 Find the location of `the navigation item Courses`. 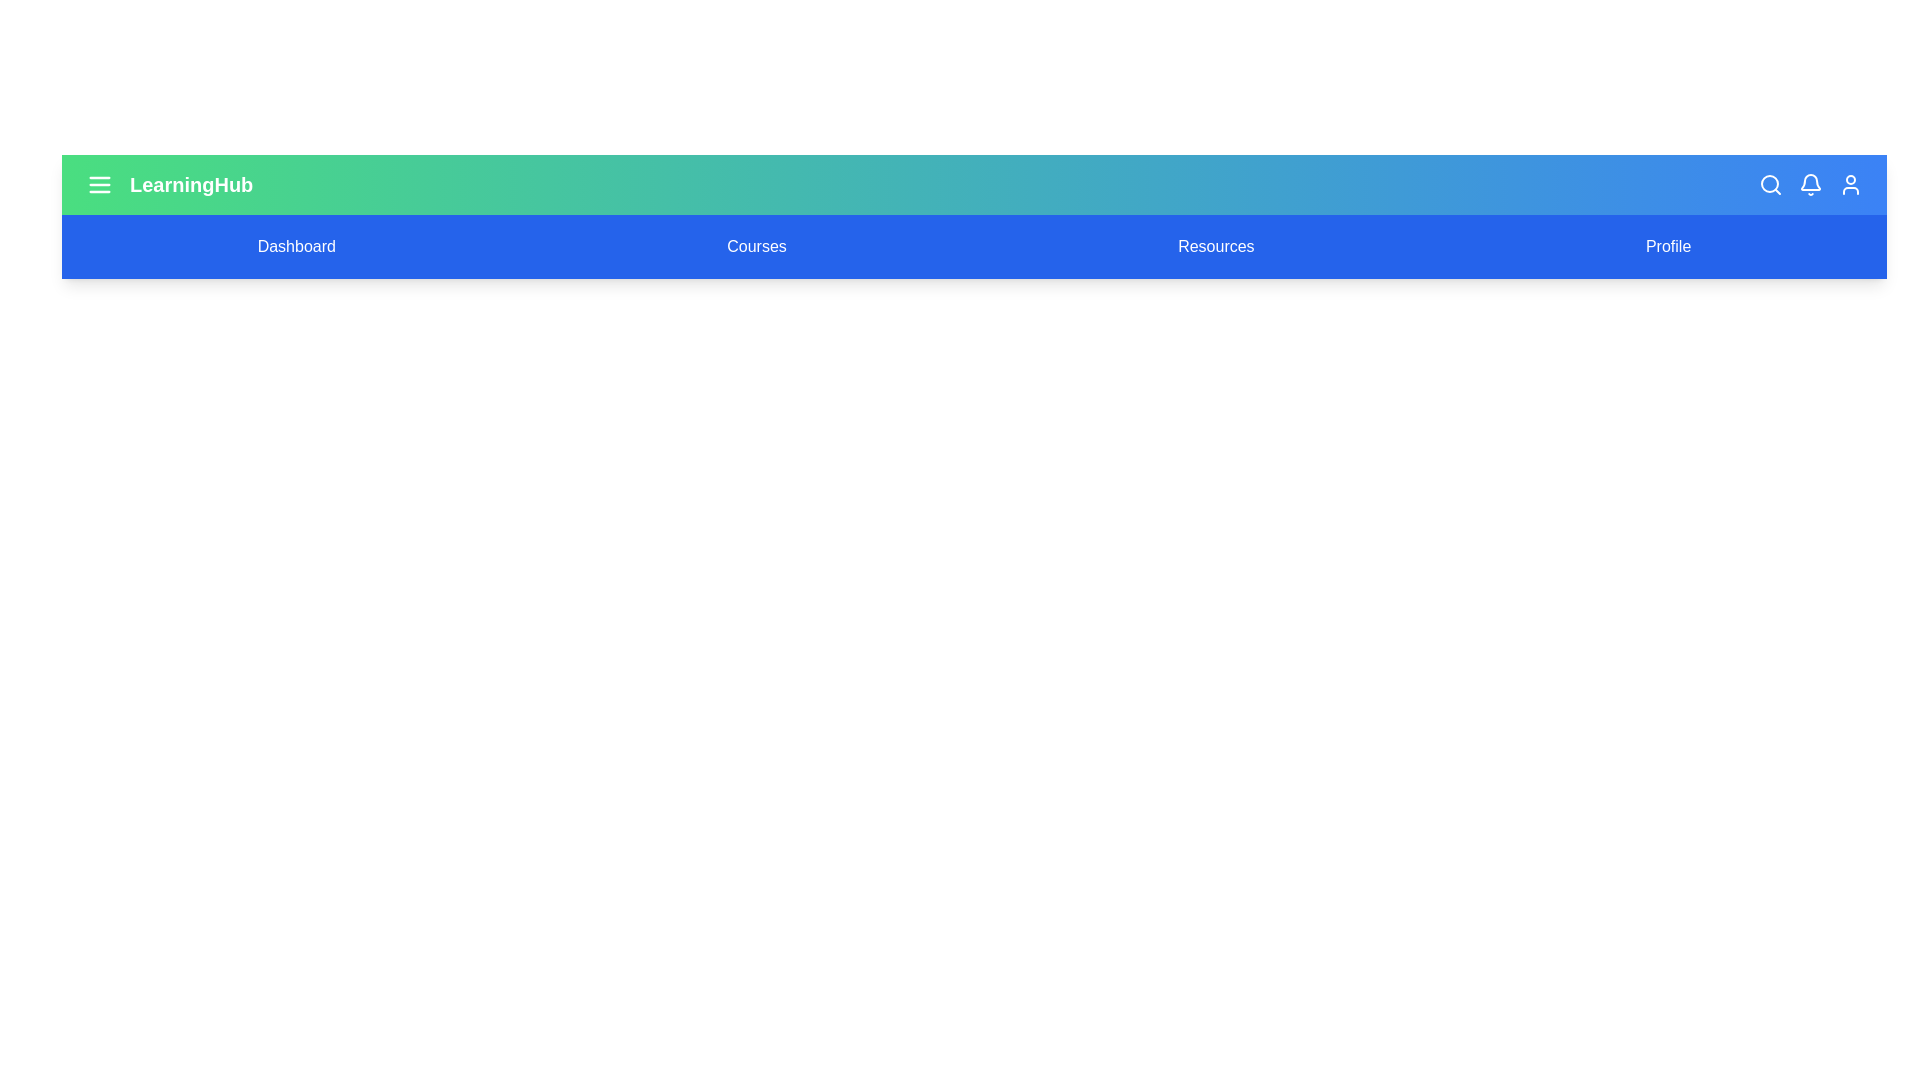

the navigation item Courses is located at coordinates (756, 245).